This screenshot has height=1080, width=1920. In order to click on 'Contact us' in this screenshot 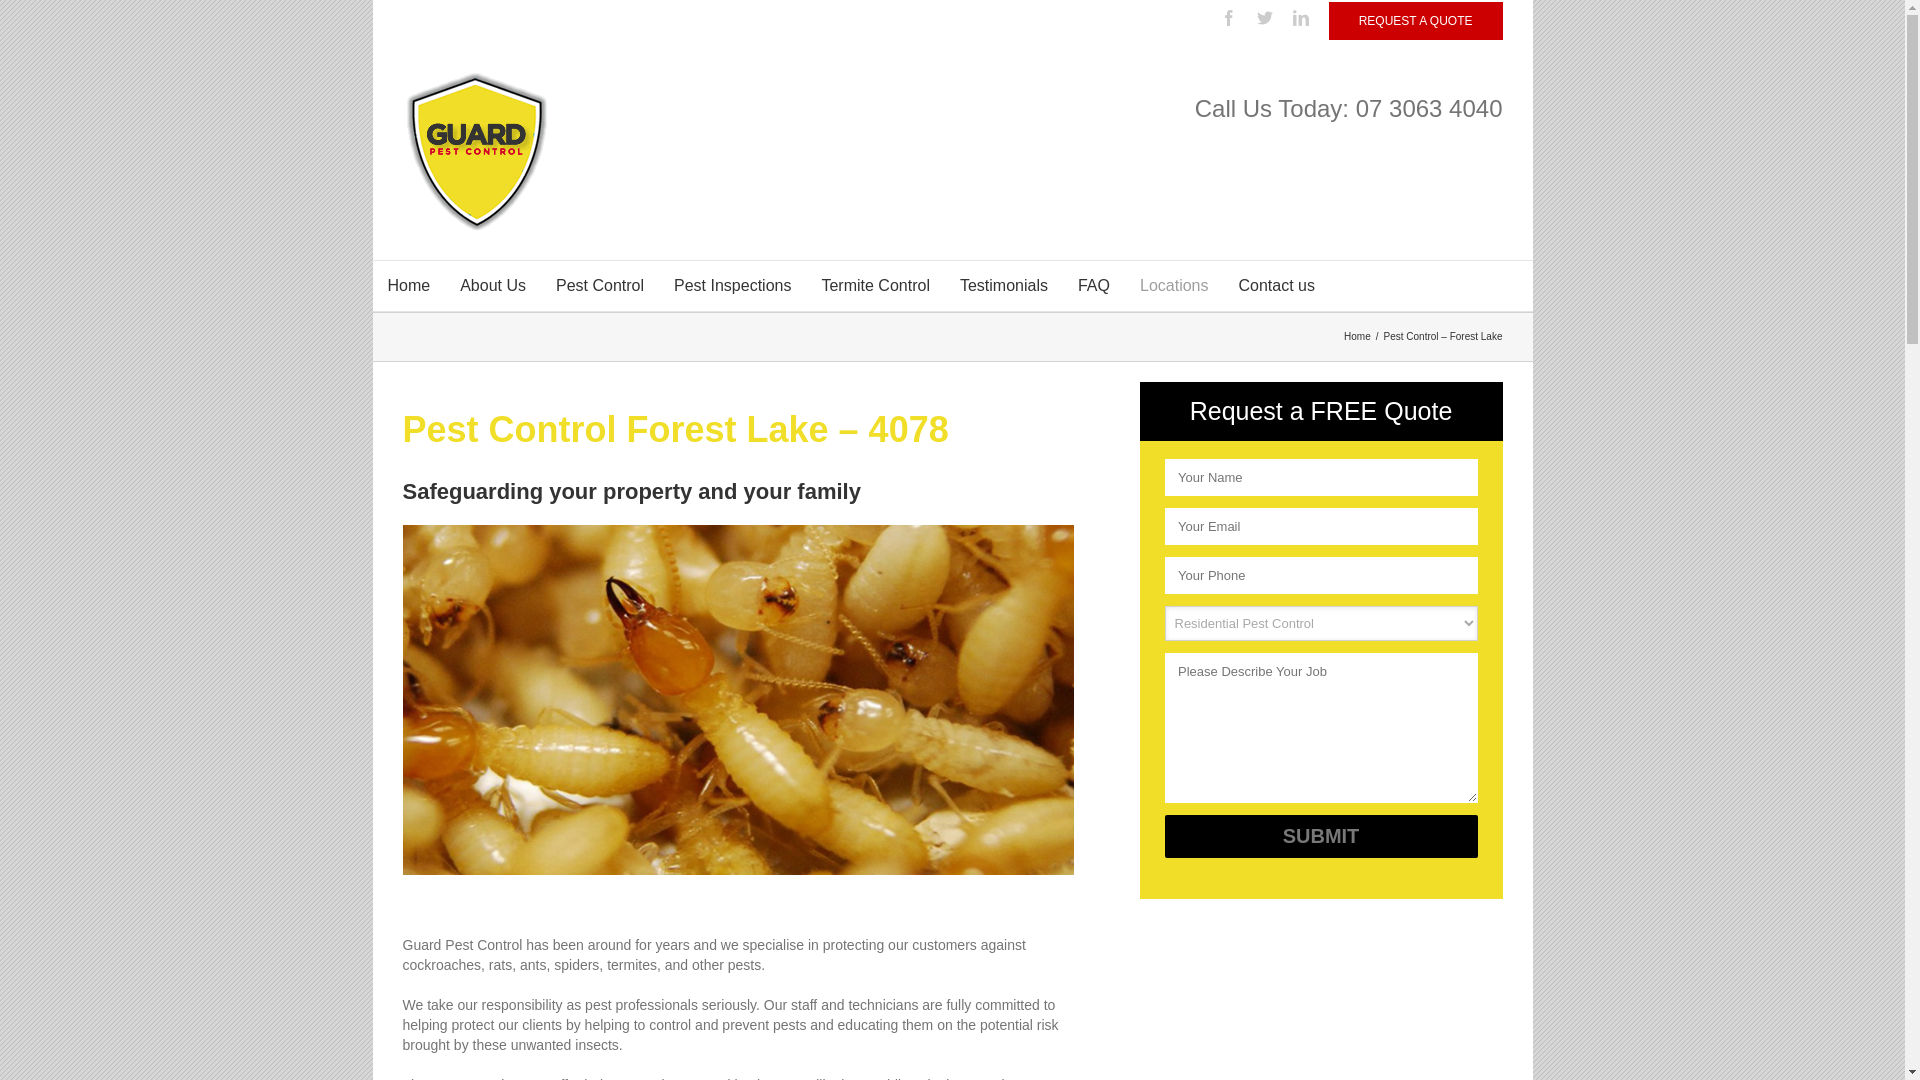, I will do `click(1275, 285)`.